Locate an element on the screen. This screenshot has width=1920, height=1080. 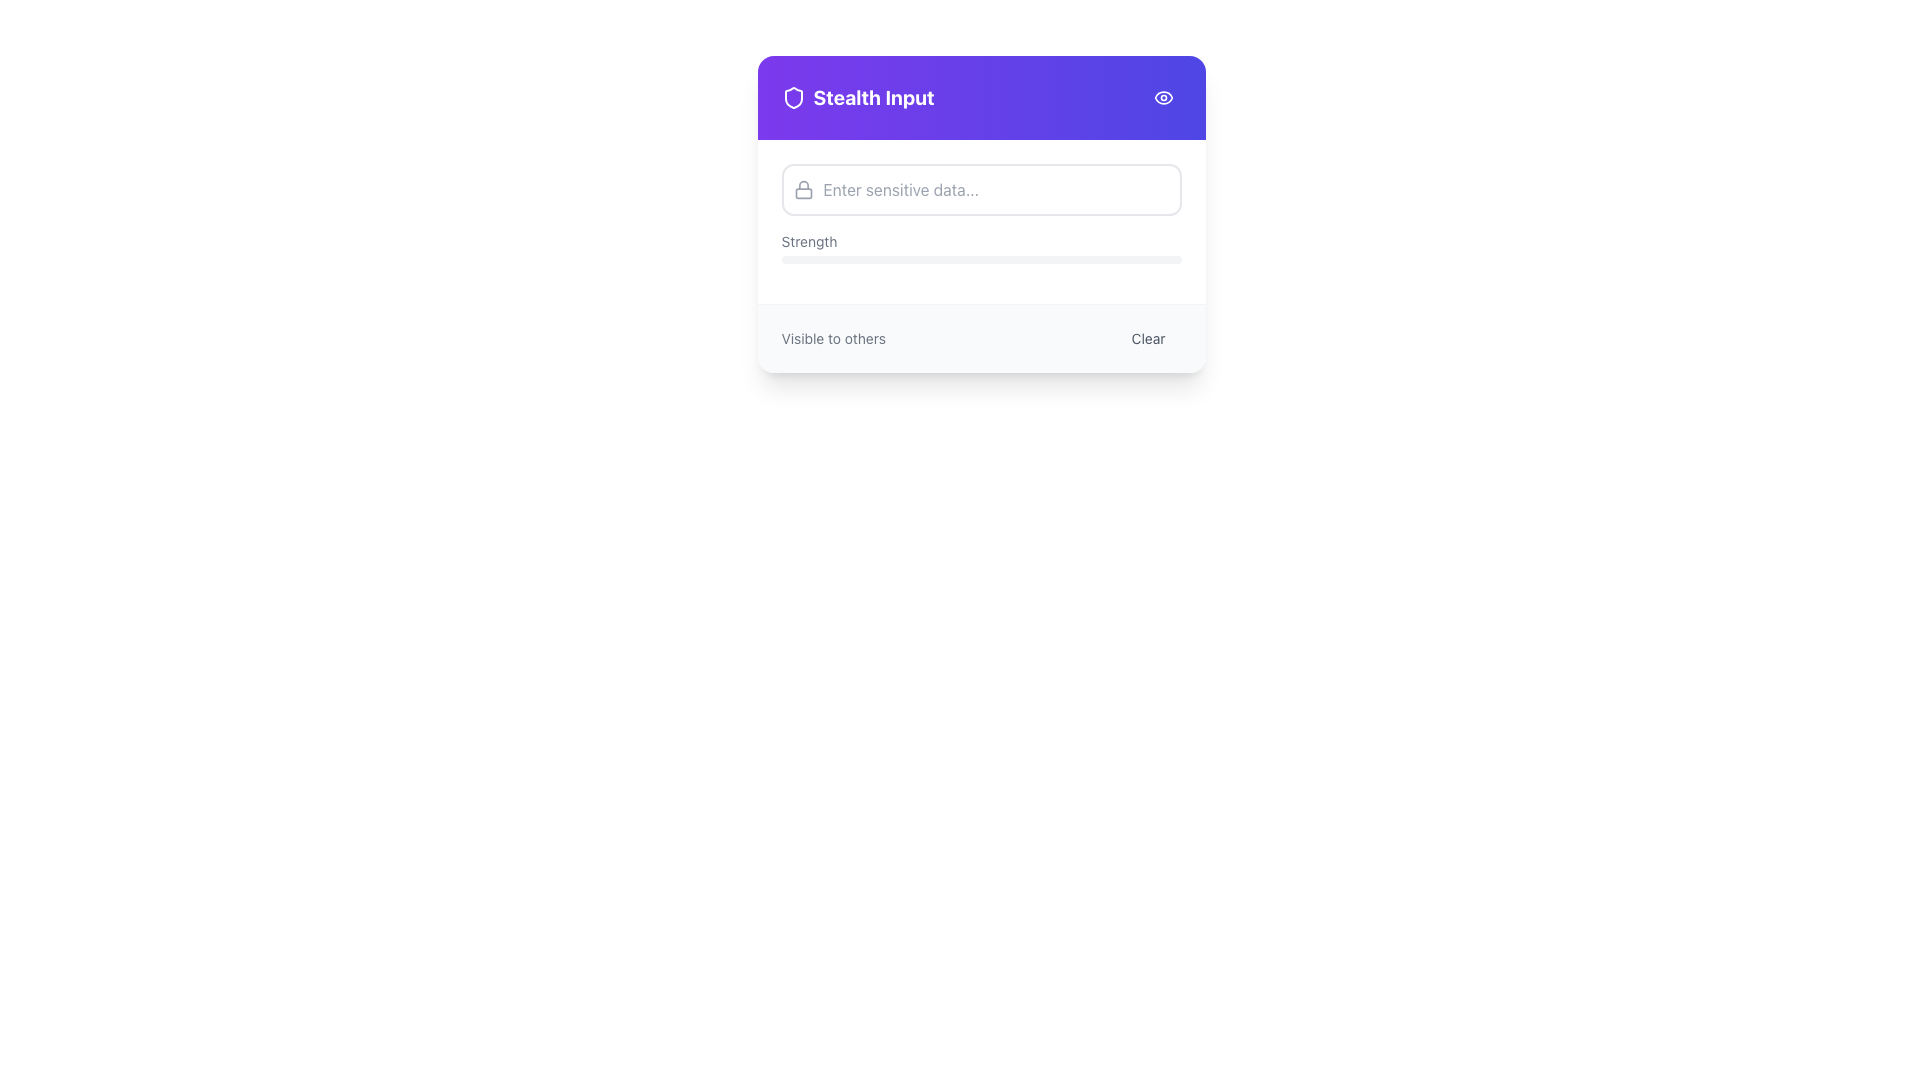
the text label that indicates the purpose of the adjacent graphical context is located at coordinates (809, 241).